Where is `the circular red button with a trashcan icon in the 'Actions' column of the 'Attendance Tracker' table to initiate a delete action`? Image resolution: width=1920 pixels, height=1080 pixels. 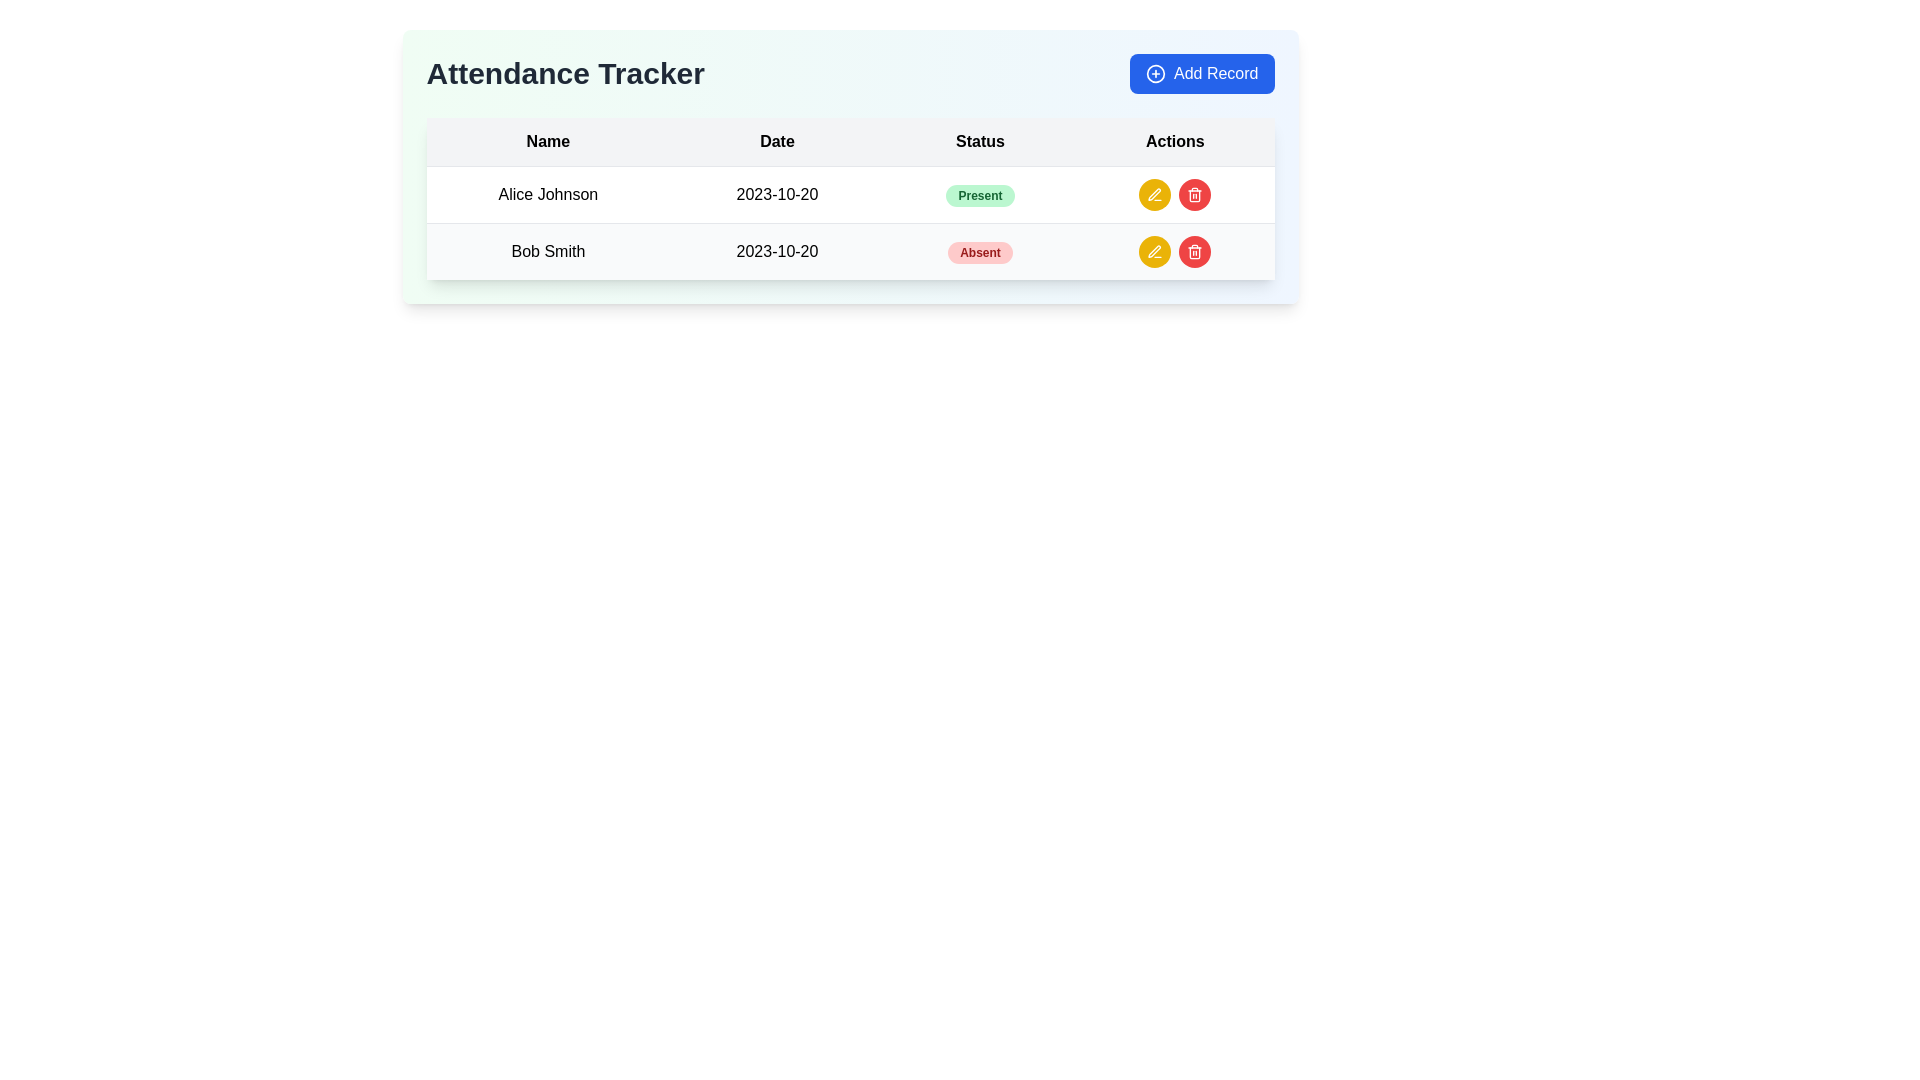
the circular red button with a trashcan icon in the 'Actions' column of the 'Attendance Tracker' table to initiate a delete action is located at coordinates (1195, 250).